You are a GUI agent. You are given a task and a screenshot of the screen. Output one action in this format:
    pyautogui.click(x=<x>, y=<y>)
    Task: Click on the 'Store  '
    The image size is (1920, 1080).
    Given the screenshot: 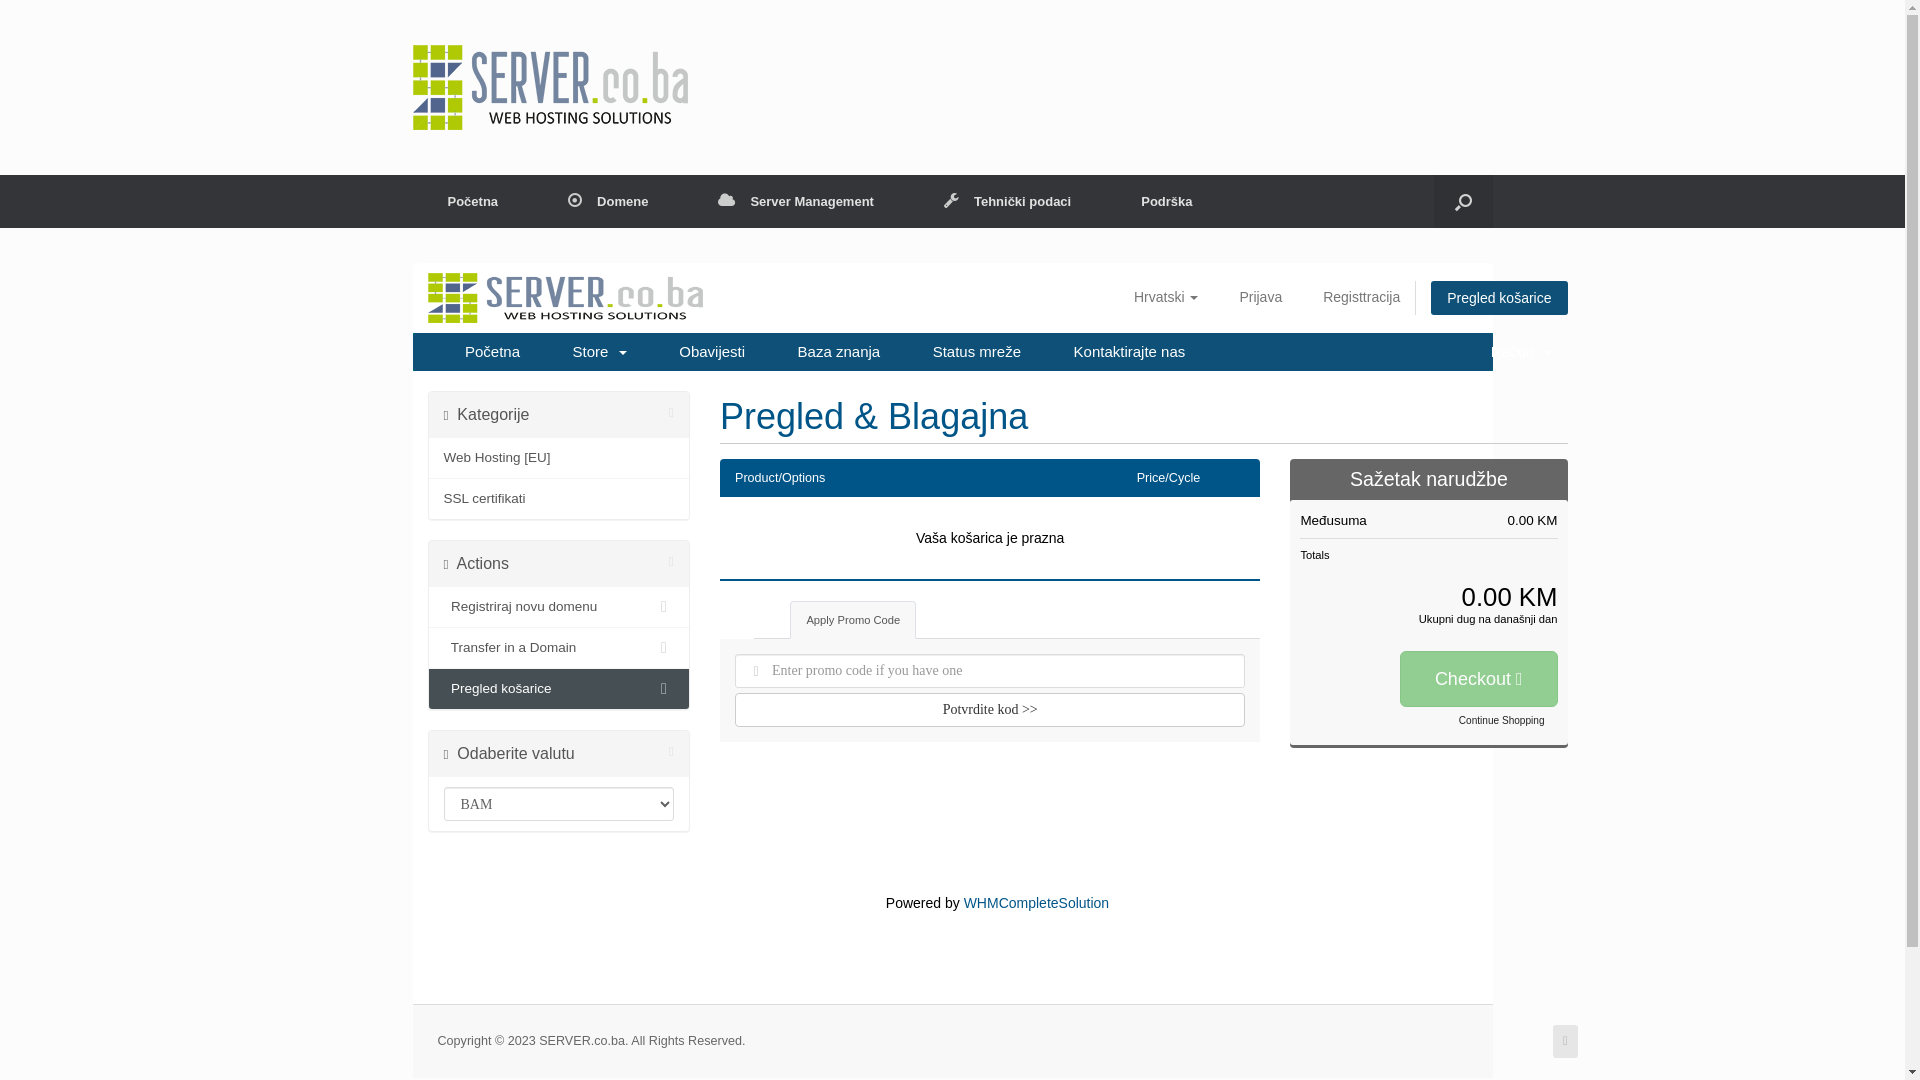 What is the action you would take?
    pyautogui.click(x=599, y=350)
    